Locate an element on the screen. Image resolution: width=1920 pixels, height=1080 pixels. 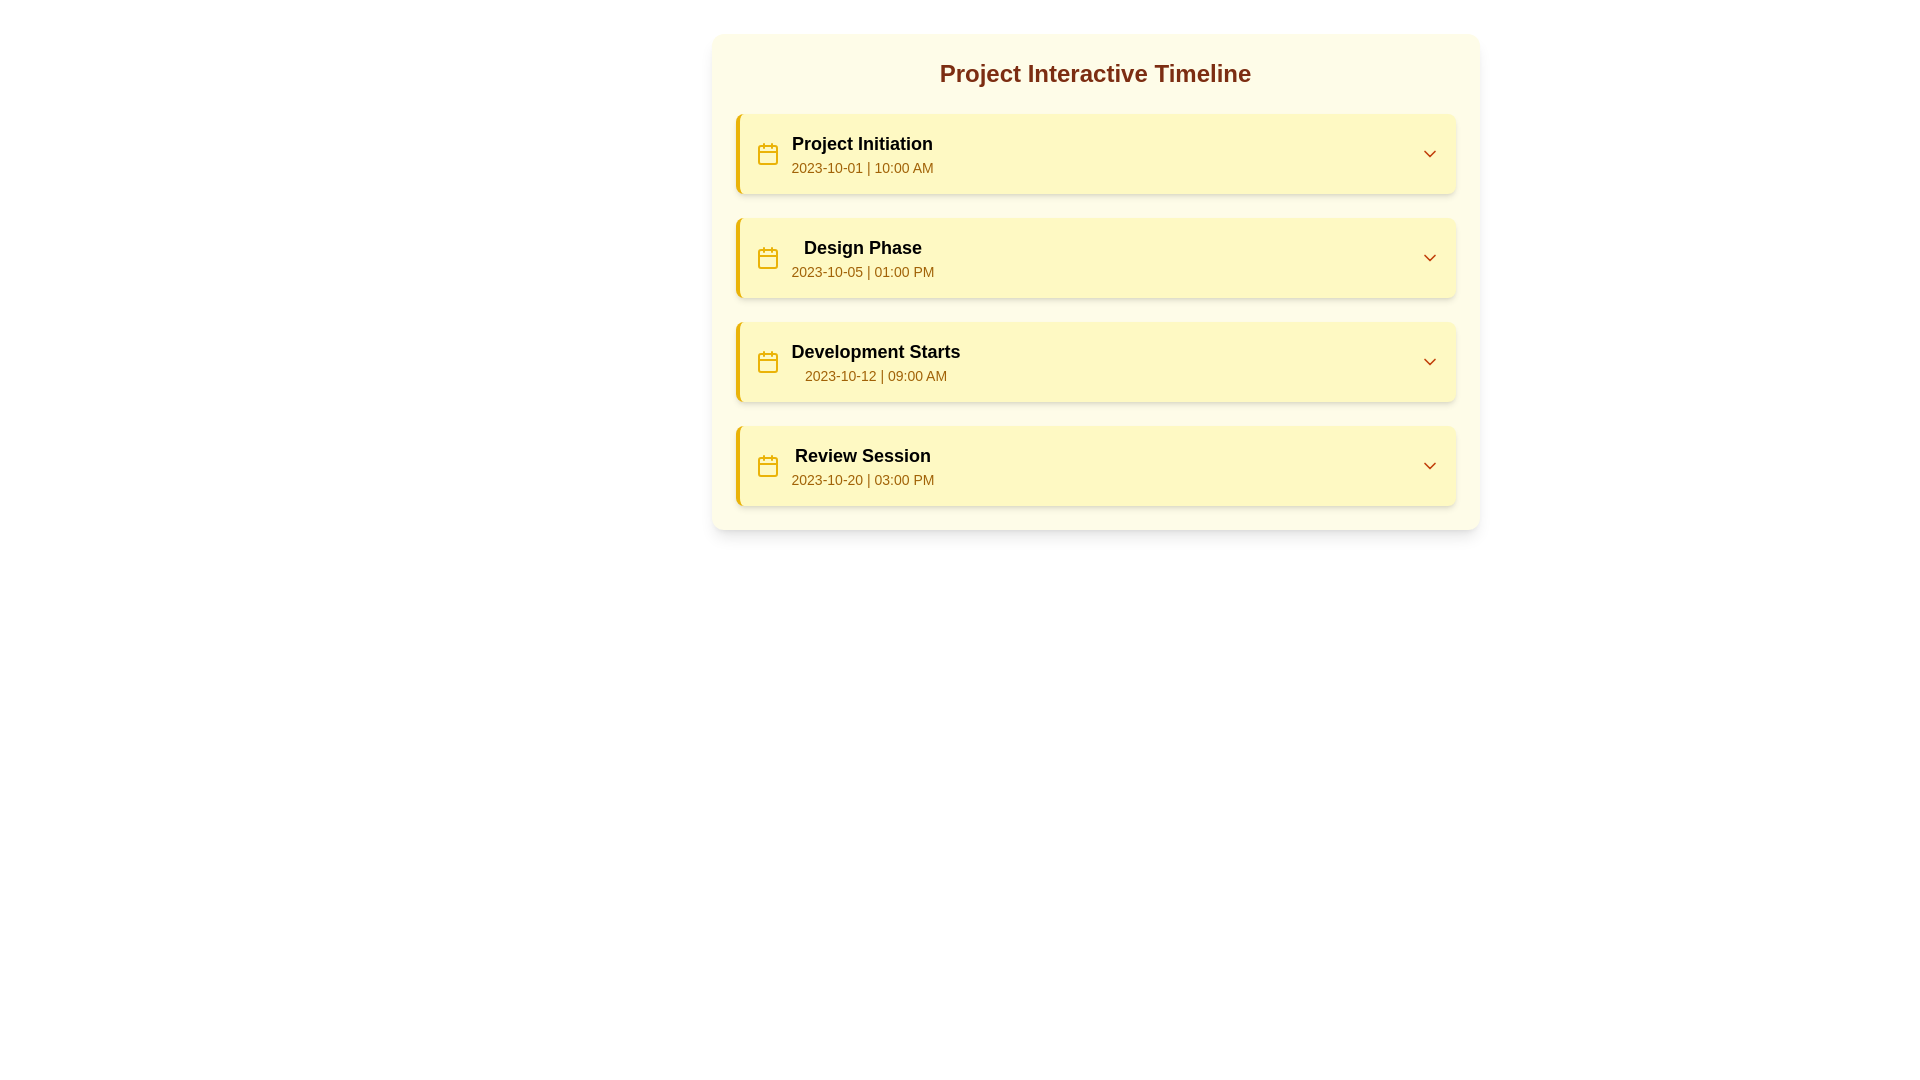
displayed information from the Text Display for the calendar event title and scheduled time, located in the fourth position under 'Project Interactive Timeline' is located at coordinates (863, 466).